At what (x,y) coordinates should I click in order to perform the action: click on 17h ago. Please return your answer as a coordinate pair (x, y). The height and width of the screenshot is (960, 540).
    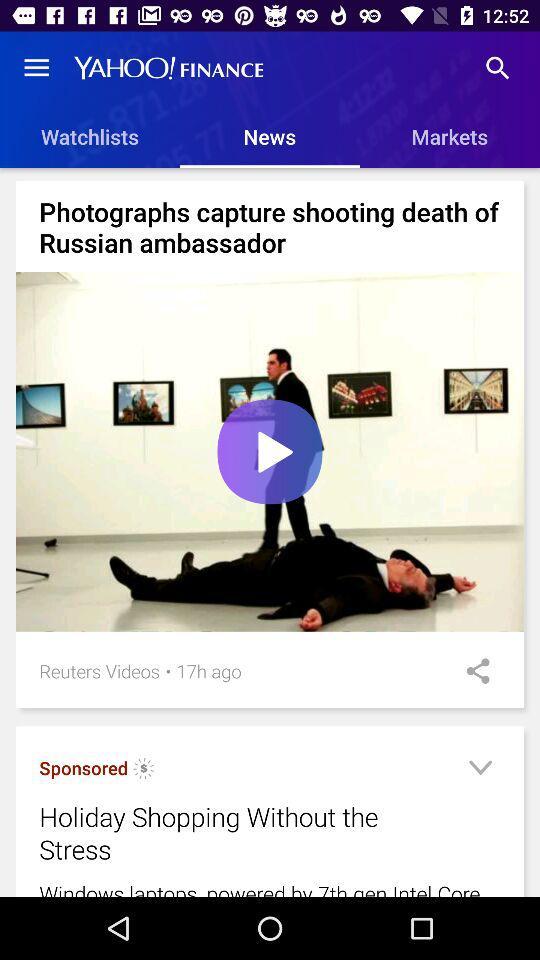
    Looking at the image, I should click on (208, 671).